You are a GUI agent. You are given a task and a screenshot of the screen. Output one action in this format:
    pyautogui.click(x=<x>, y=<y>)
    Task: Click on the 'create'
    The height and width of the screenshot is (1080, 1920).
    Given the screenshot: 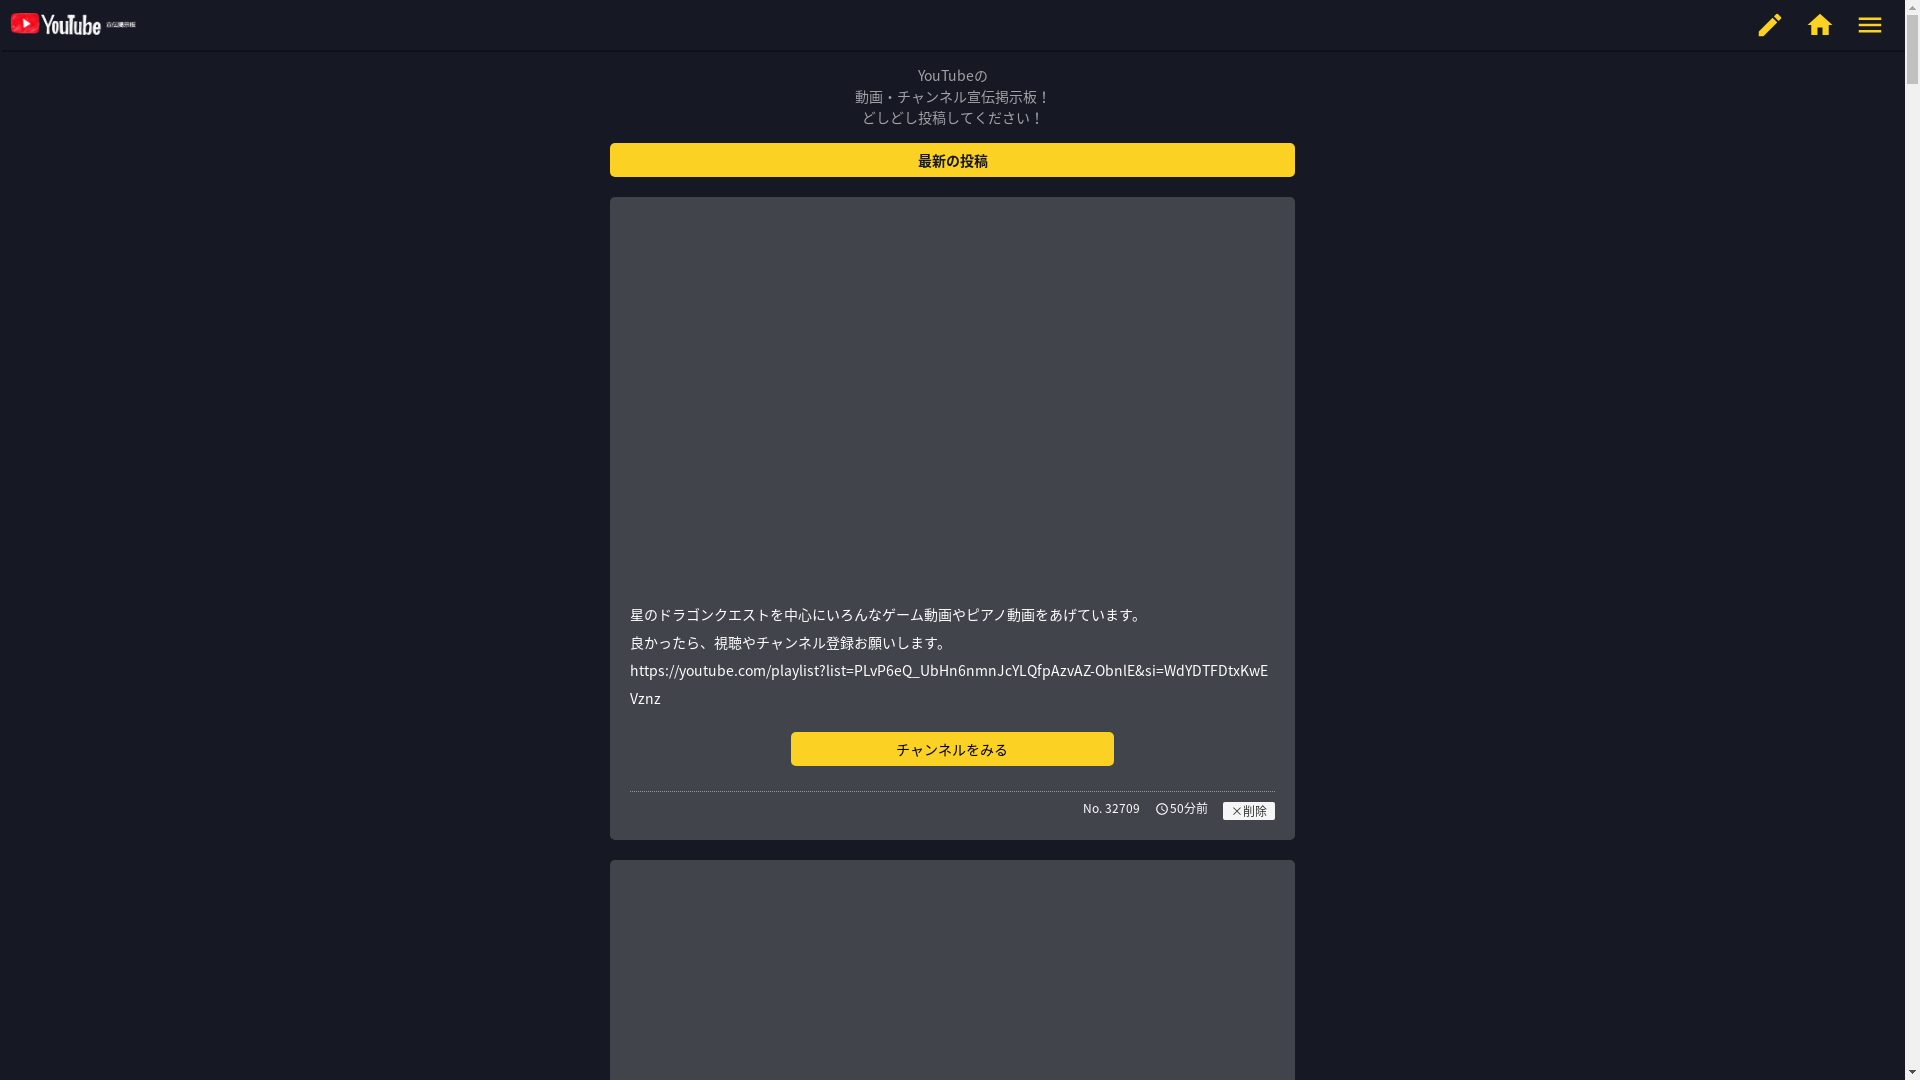 What is the action you would take?
    pyautogui.click(x=1770, y=24)
    